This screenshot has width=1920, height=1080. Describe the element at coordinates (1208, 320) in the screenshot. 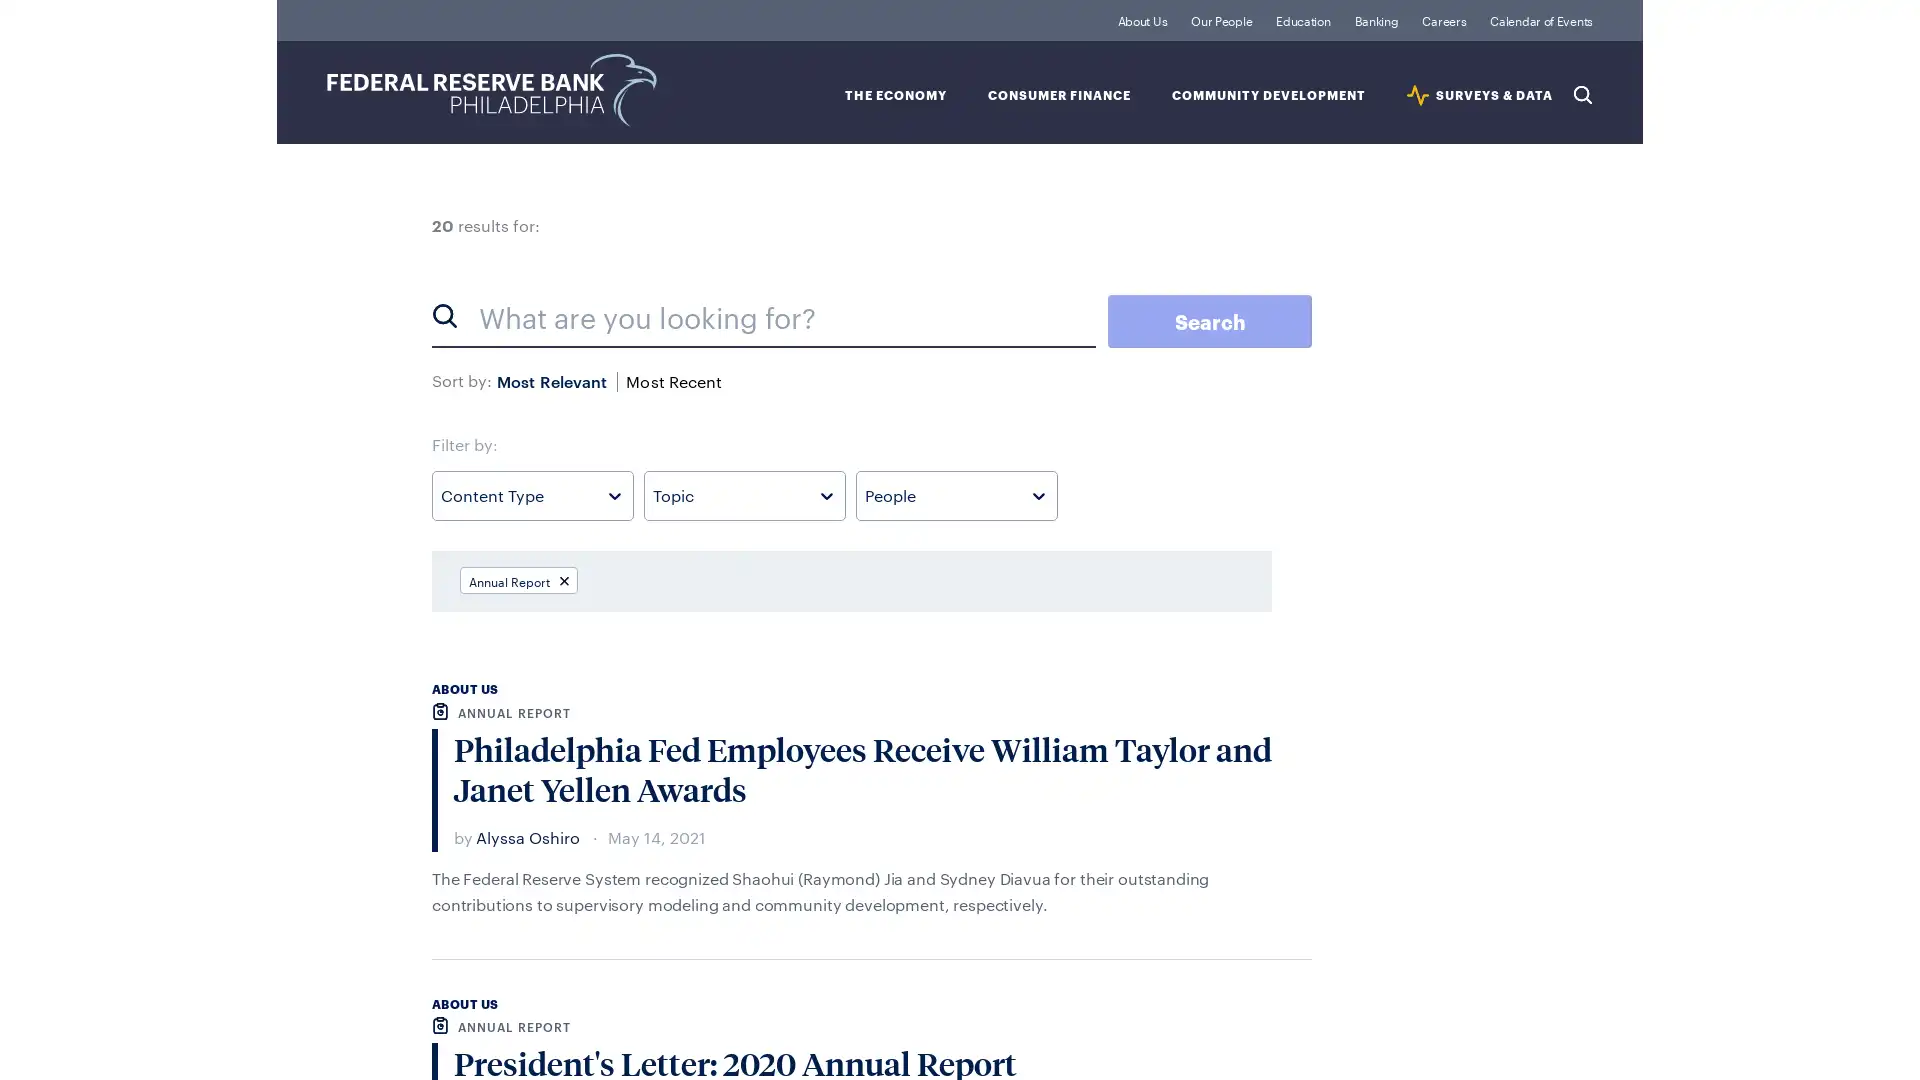

I see `Search` at that location.